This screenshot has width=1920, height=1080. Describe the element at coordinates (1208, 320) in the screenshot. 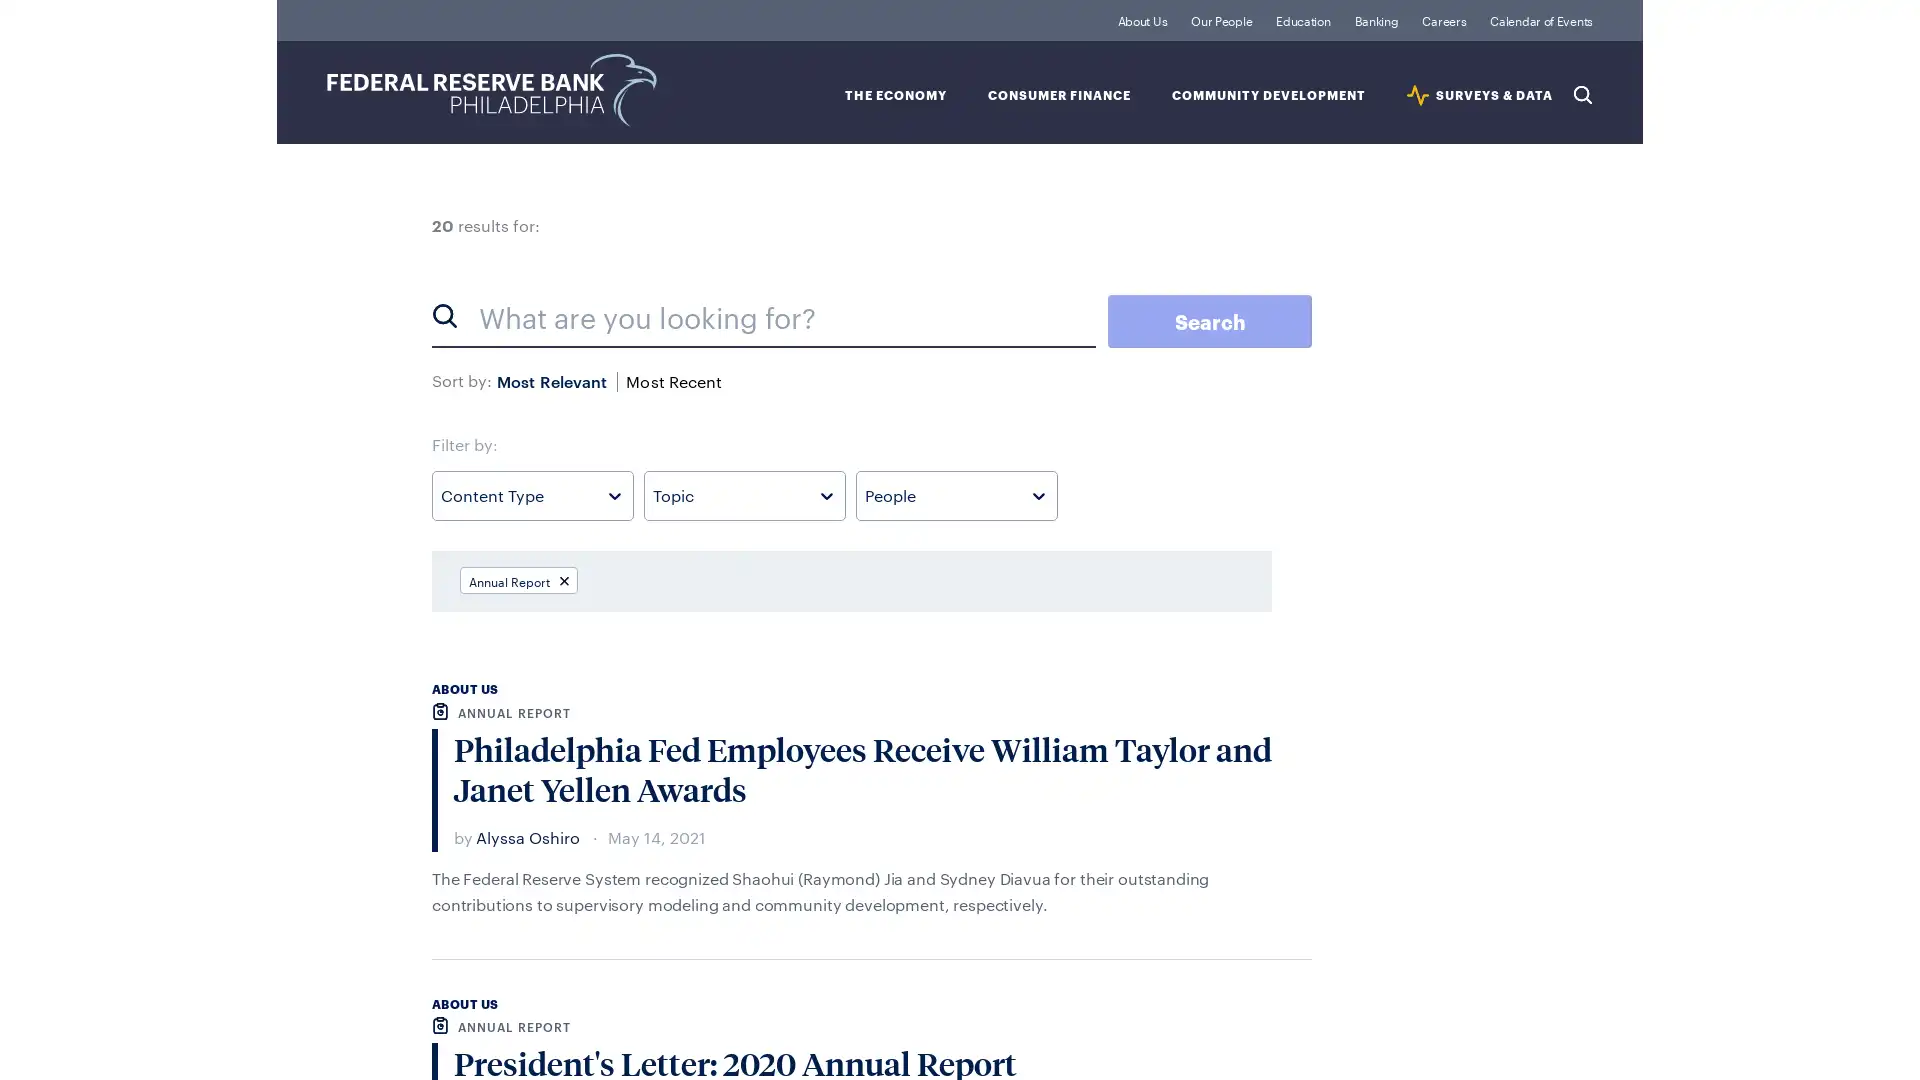

I see `Search` at that location.